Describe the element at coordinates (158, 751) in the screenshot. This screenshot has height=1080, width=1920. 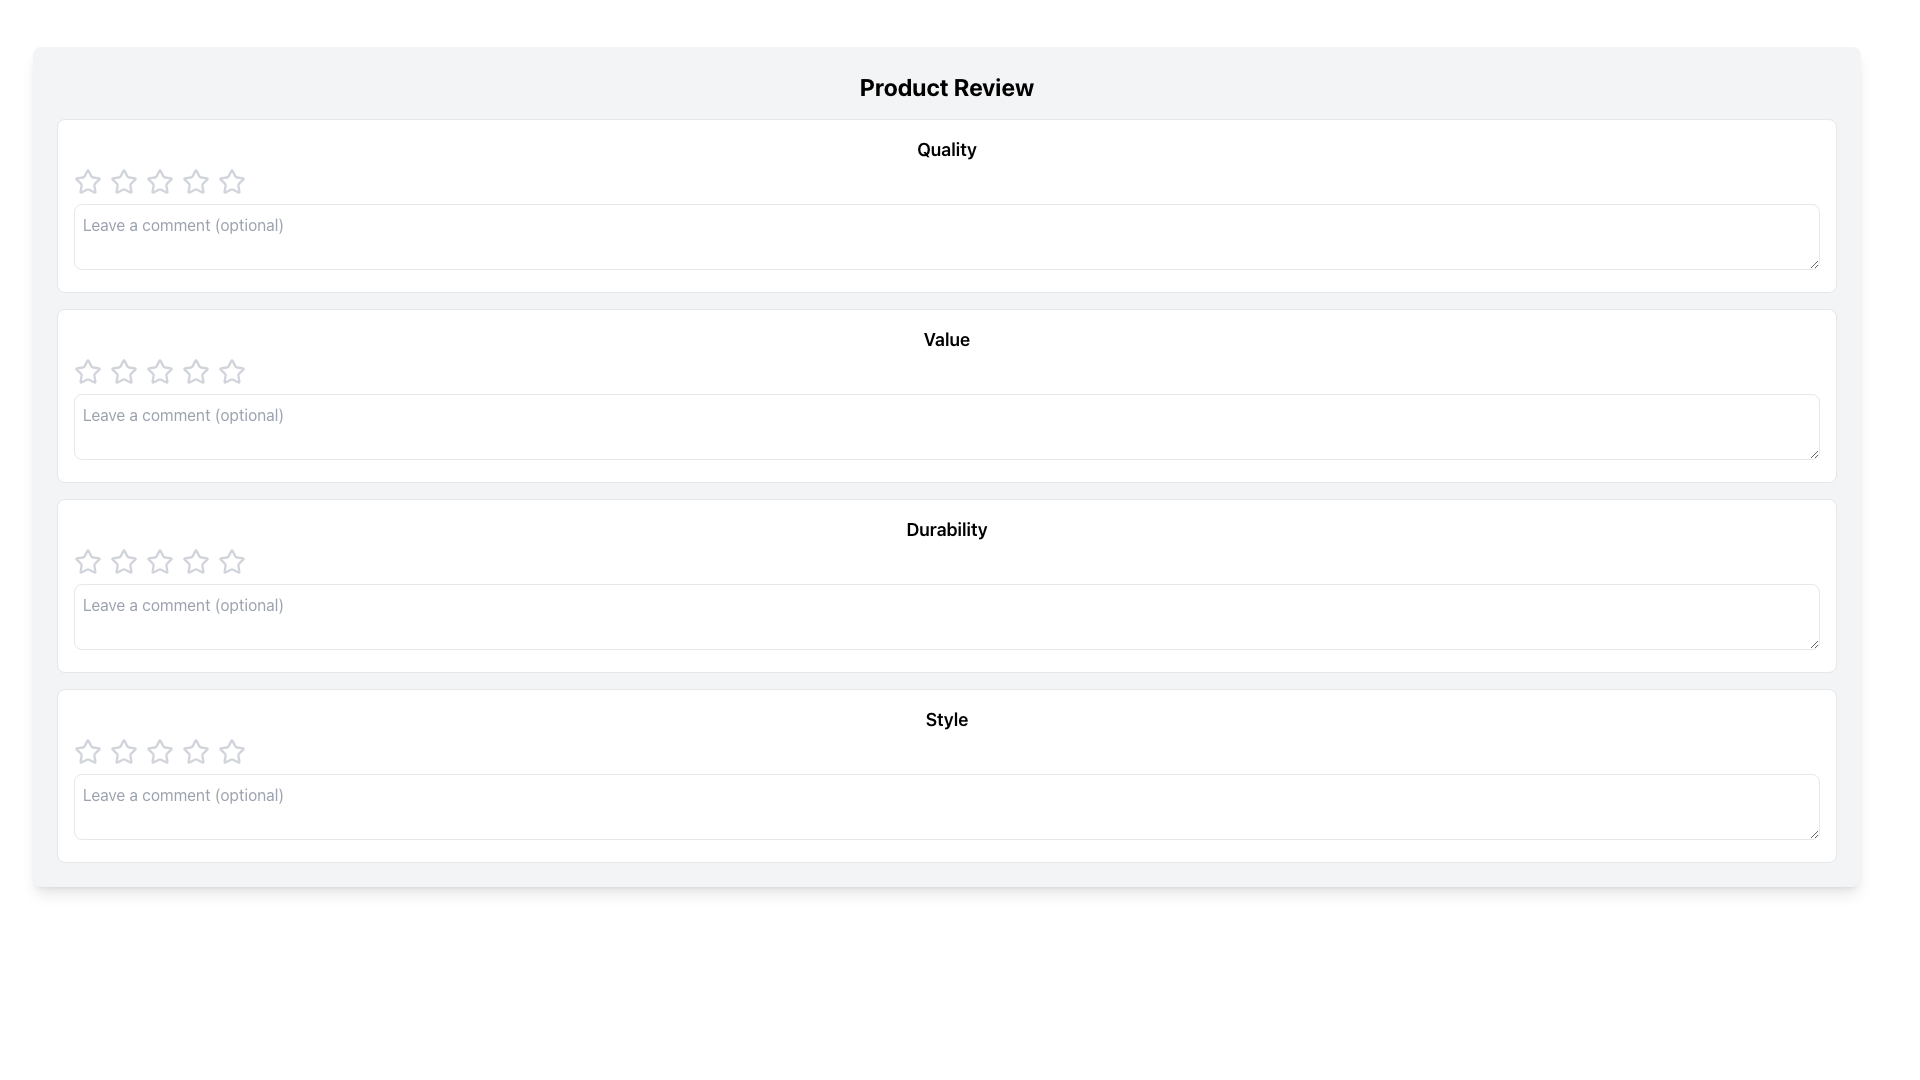
I see `the first interactive rating star` at that location.